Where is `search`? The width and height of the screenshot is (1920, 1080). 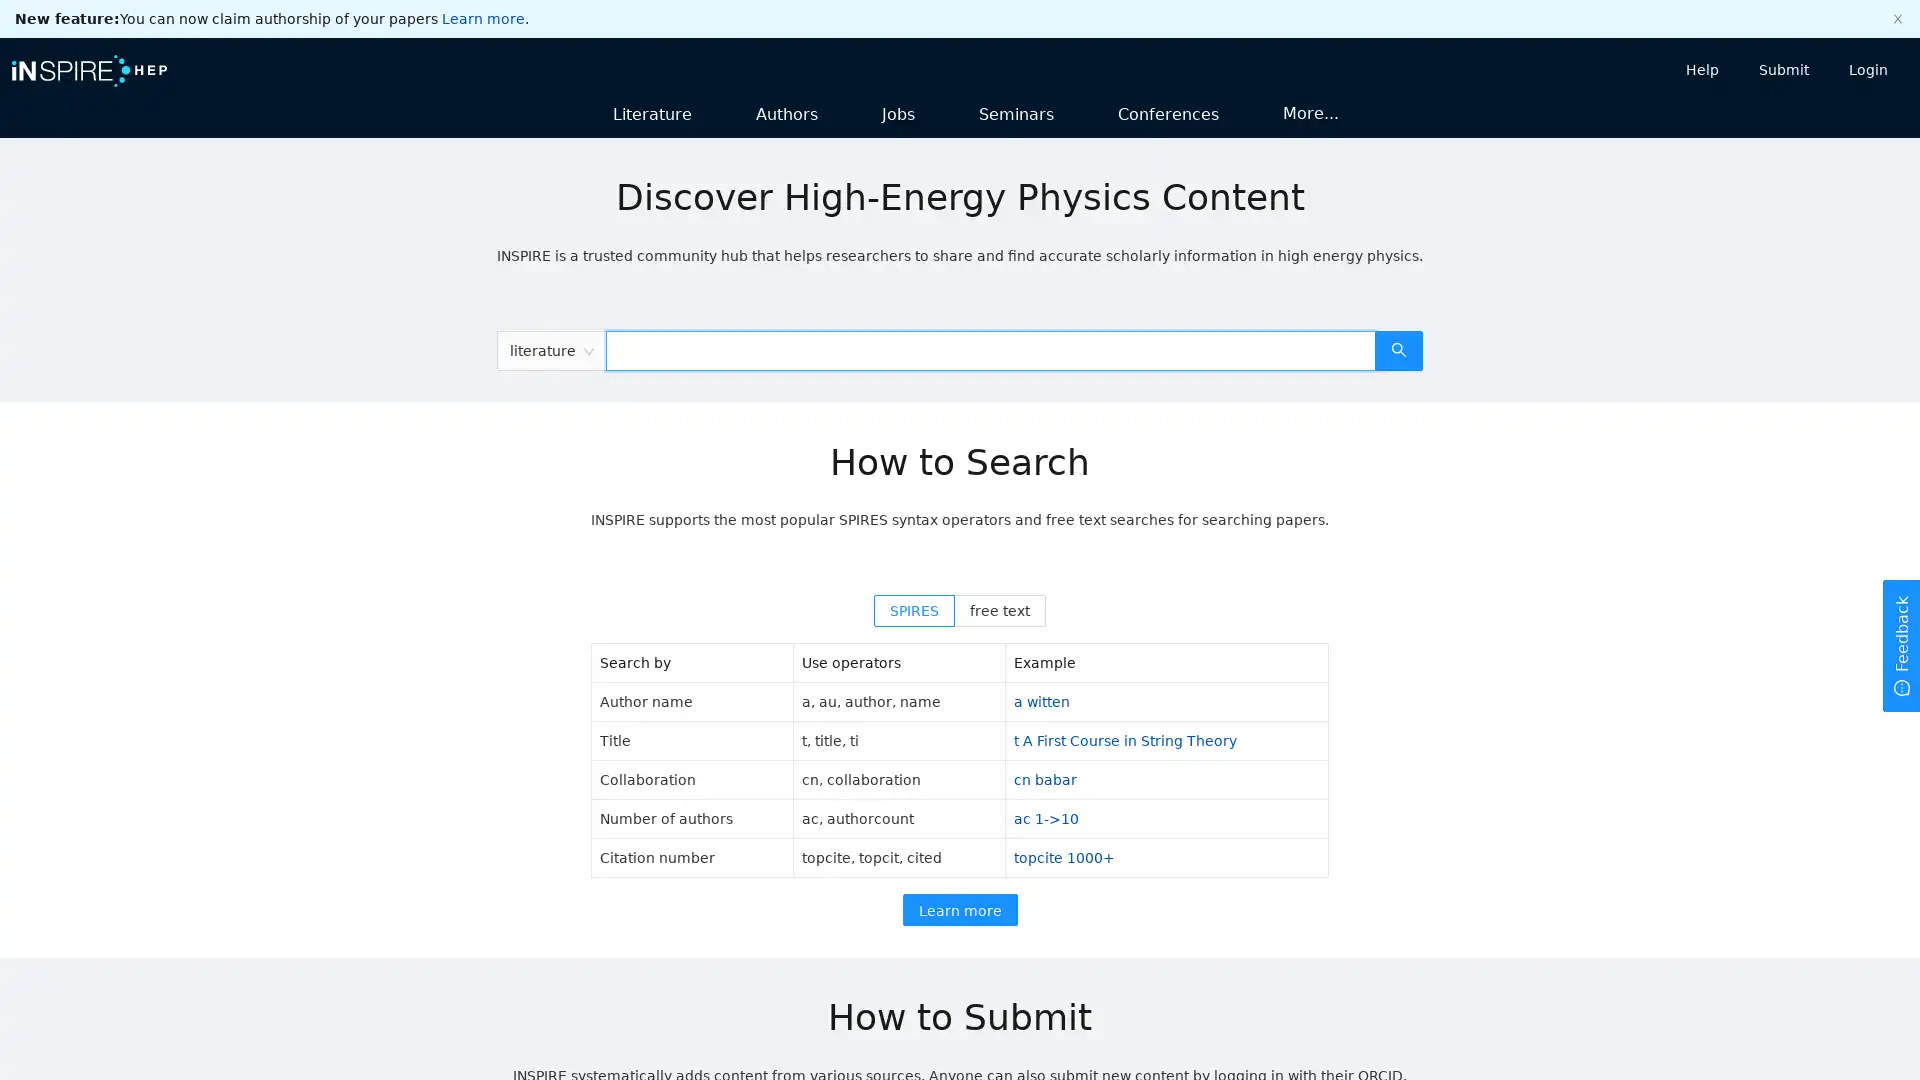 search is located at coordinates (1397, 349).